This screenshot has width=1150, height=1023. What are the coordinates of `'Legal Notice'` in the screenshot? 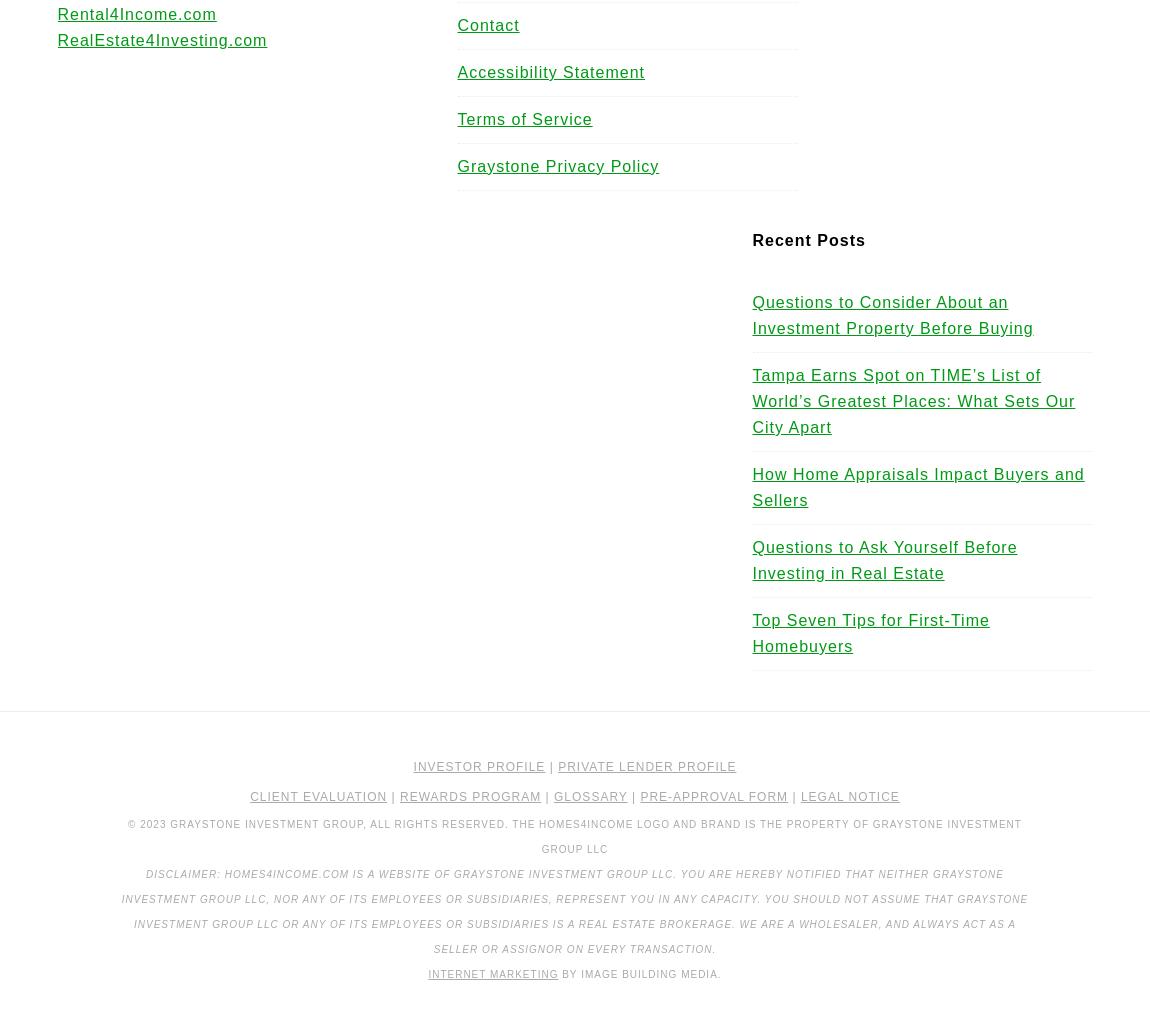 It's located at (799, 797).